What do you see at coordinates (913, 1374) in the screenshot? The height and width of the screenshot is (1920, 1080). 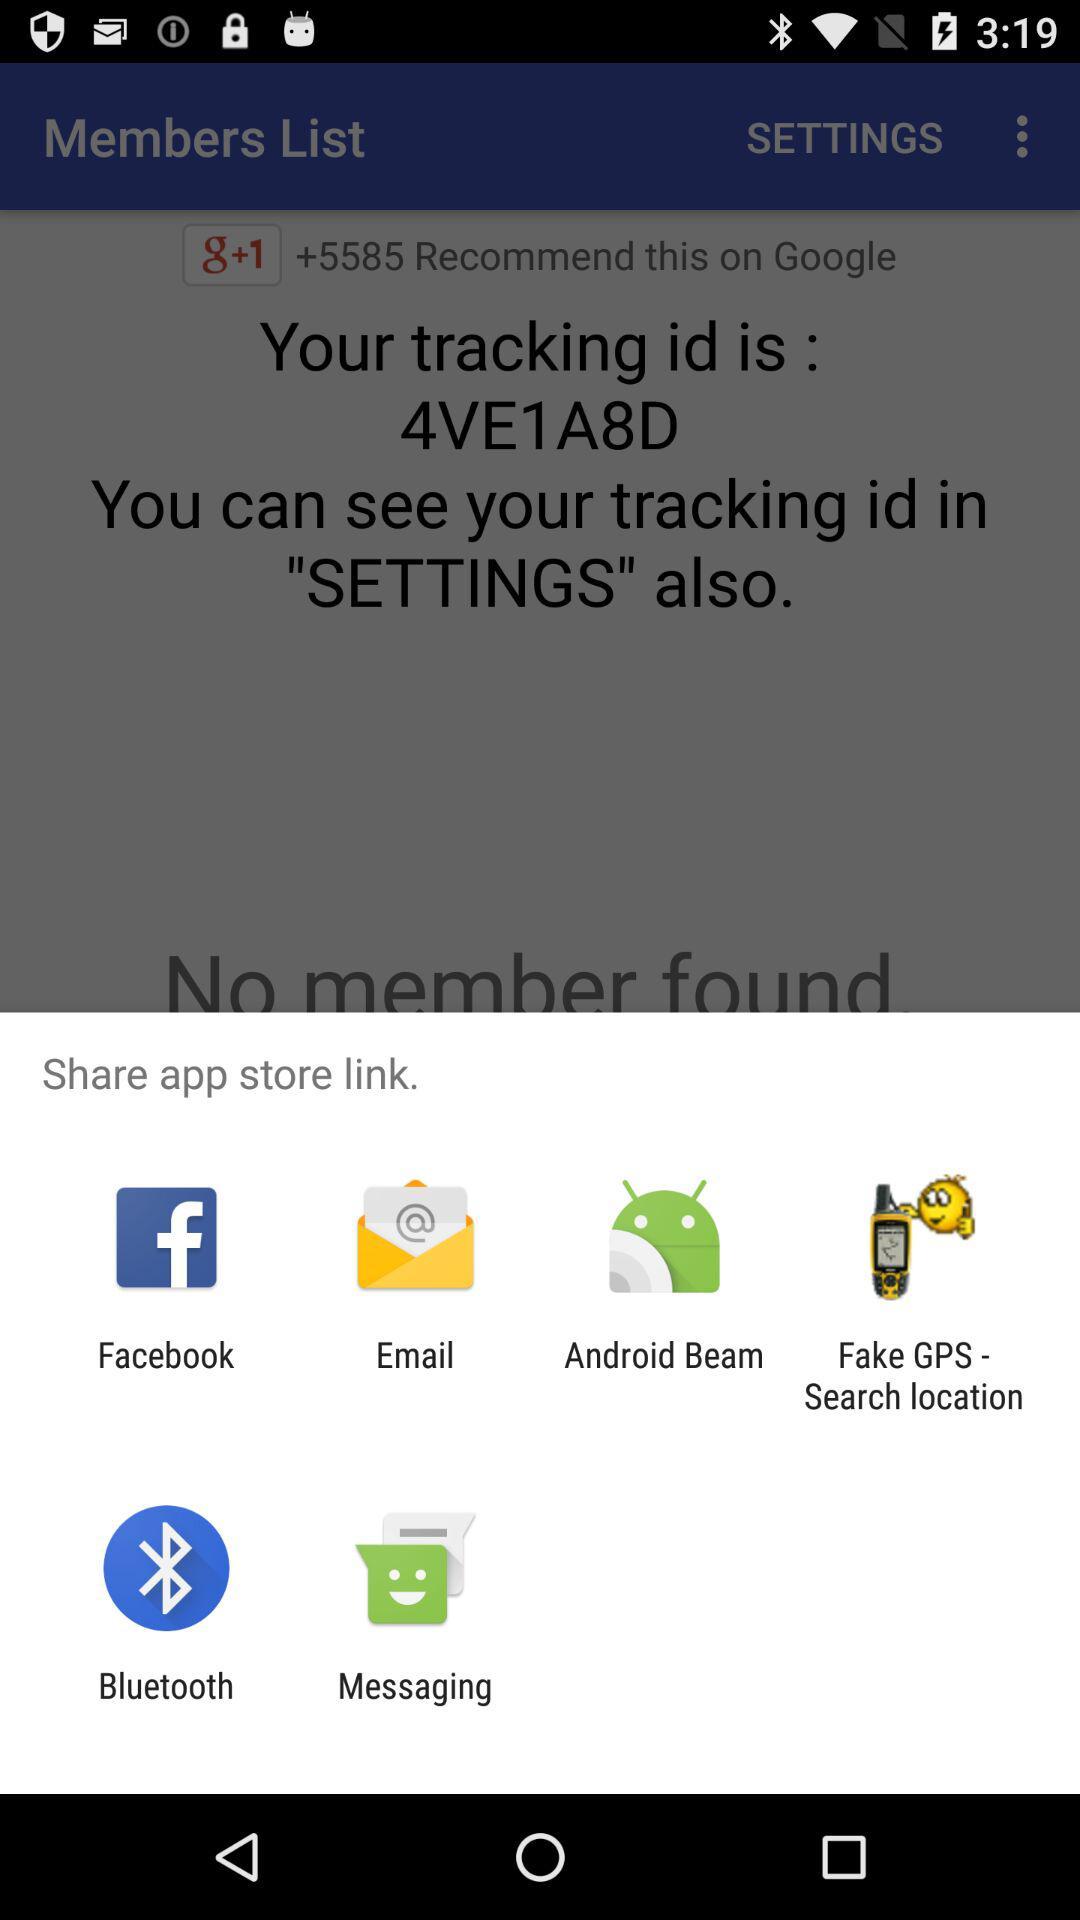 I see `the icon to the right of the android beam item` at bounding box center [913, 1374].